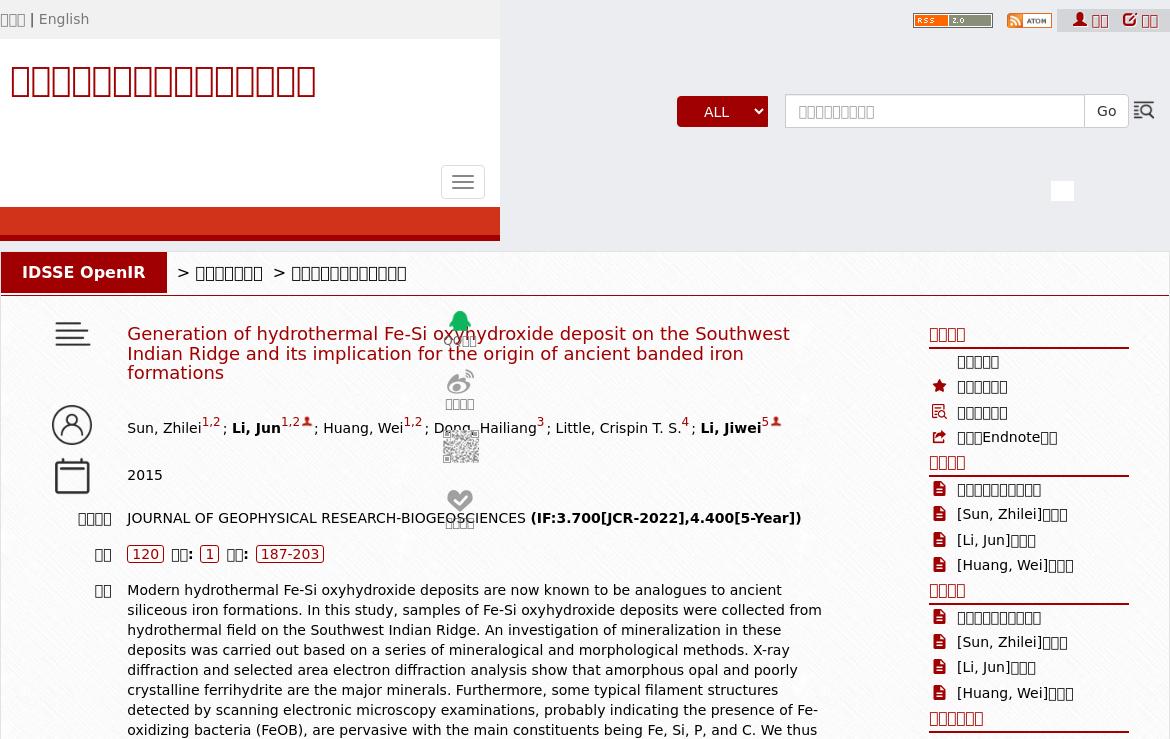  Describe the element at coordinates (1007, 435) in the screenshot. I see `'导出为Endnote文件'` at that location.